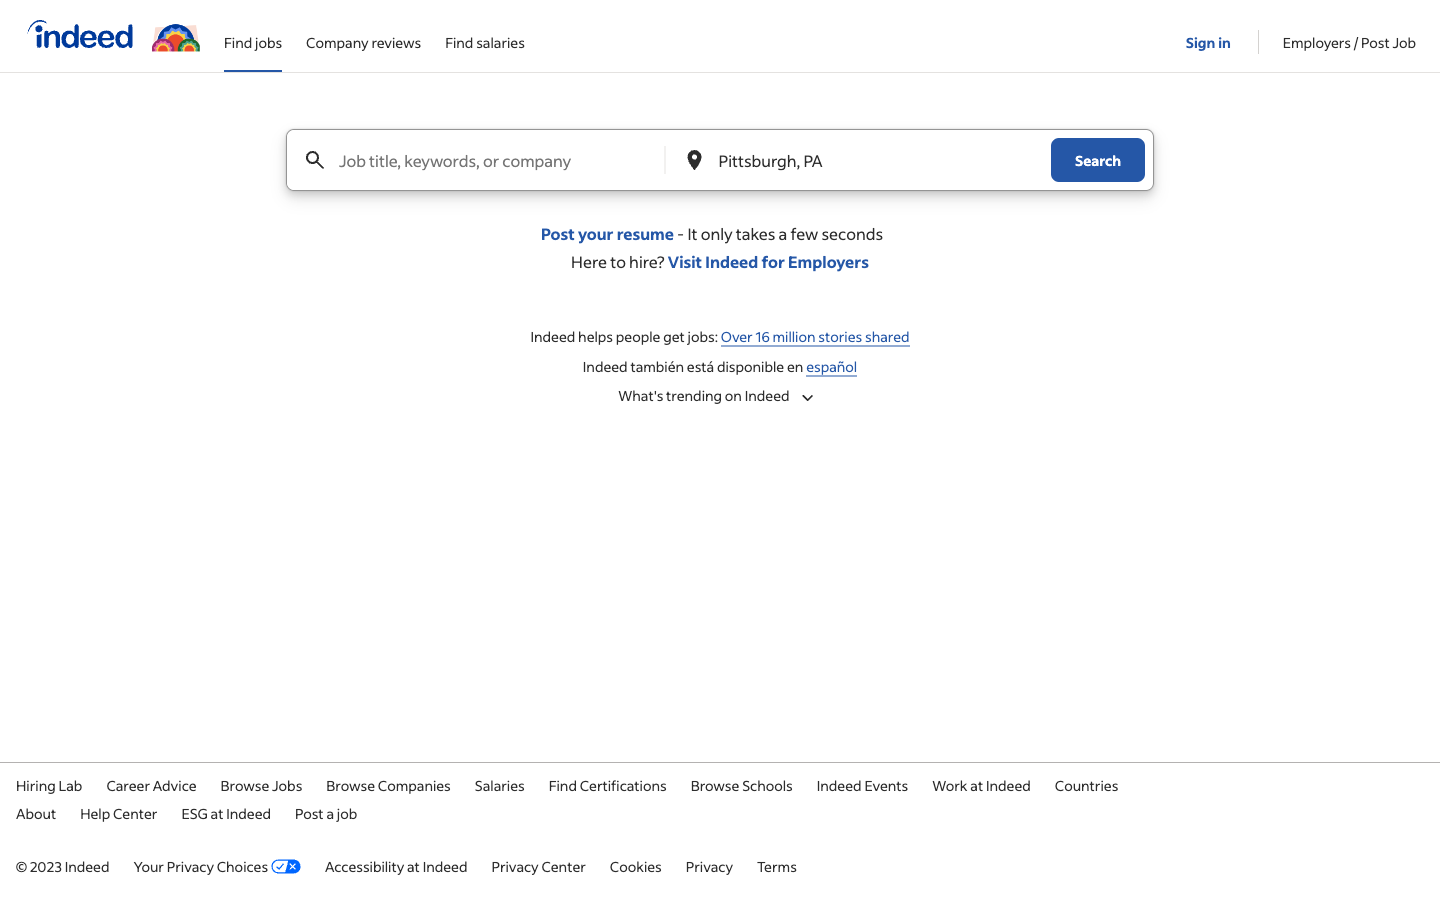 The width and height of the screenshot is (1440, 900). I want to click on the Authentication Page, so click(1209, 34).